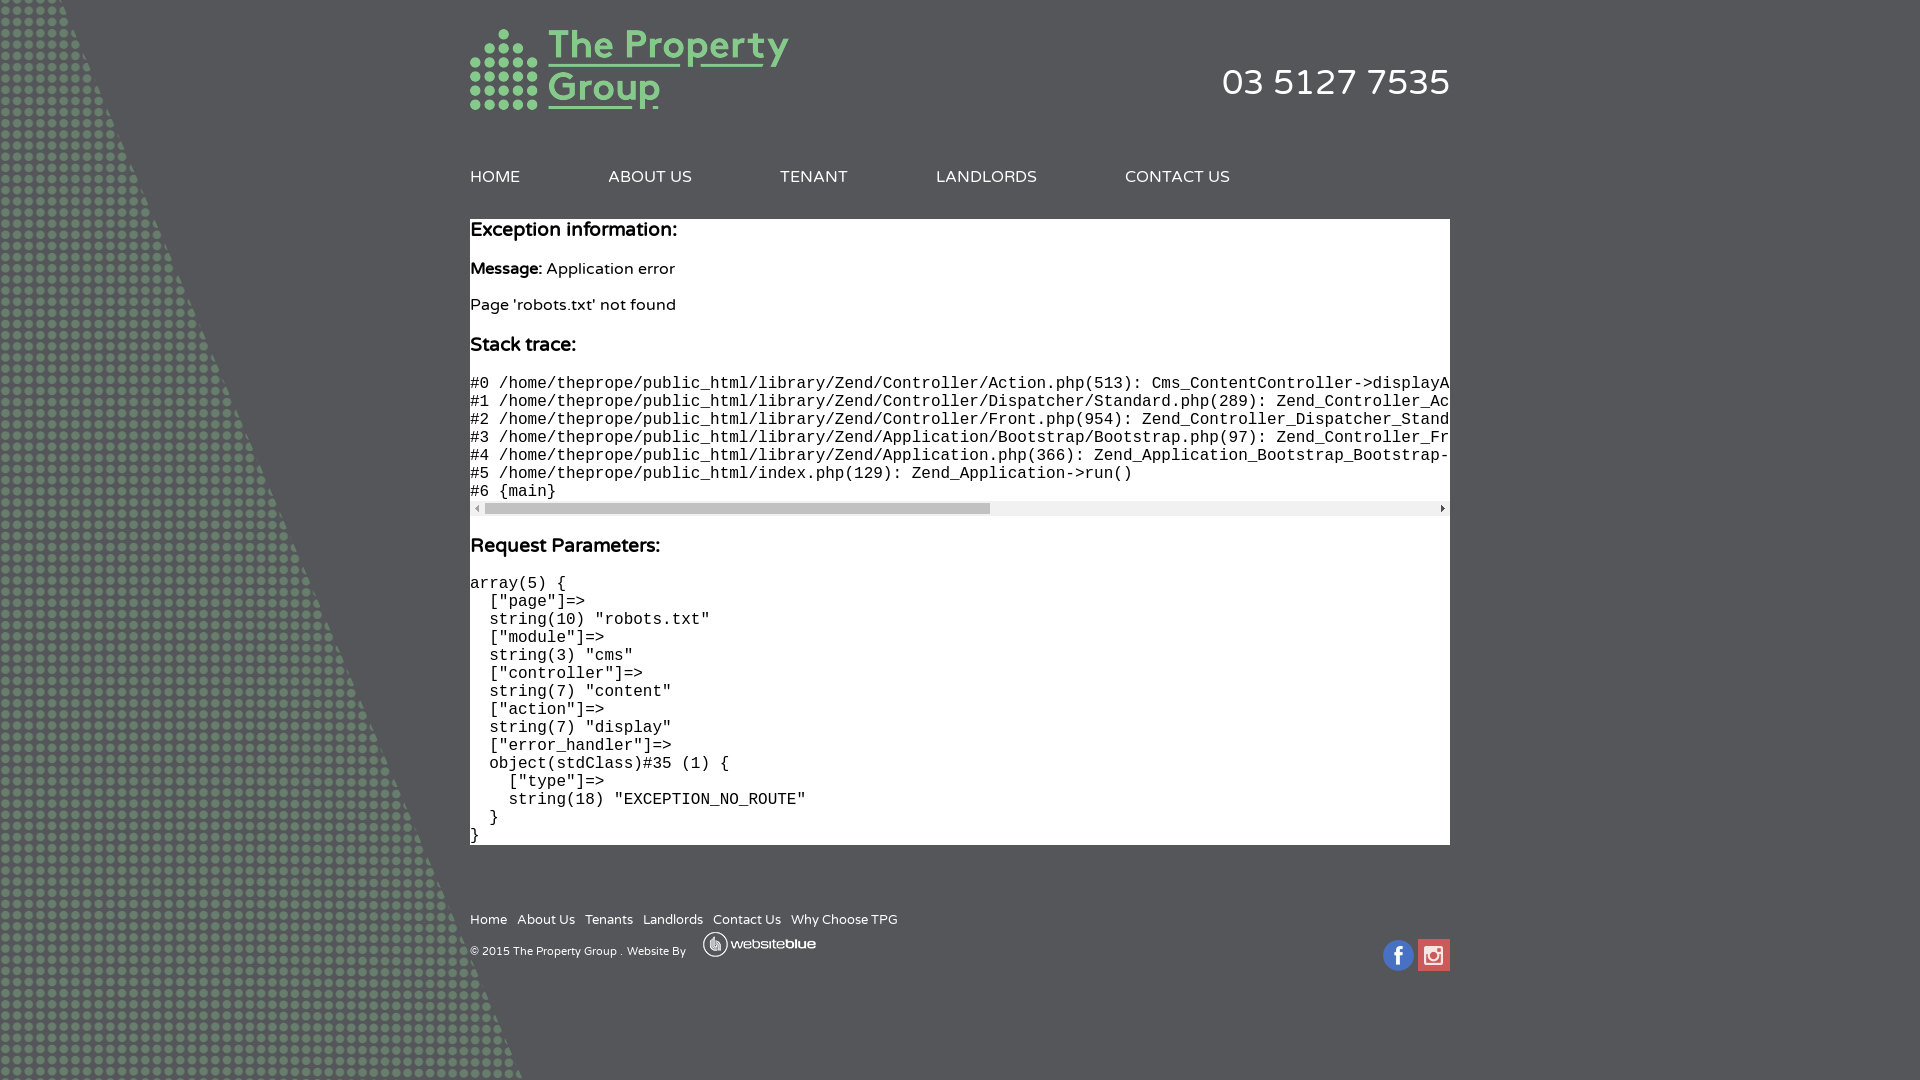 Image resolution: width=1920 pixels, height=1080 pixels. What do you see at coordinates (746, 920) in the screenshot?
I see `'Contact Us'` at bounding box center [746, 920].